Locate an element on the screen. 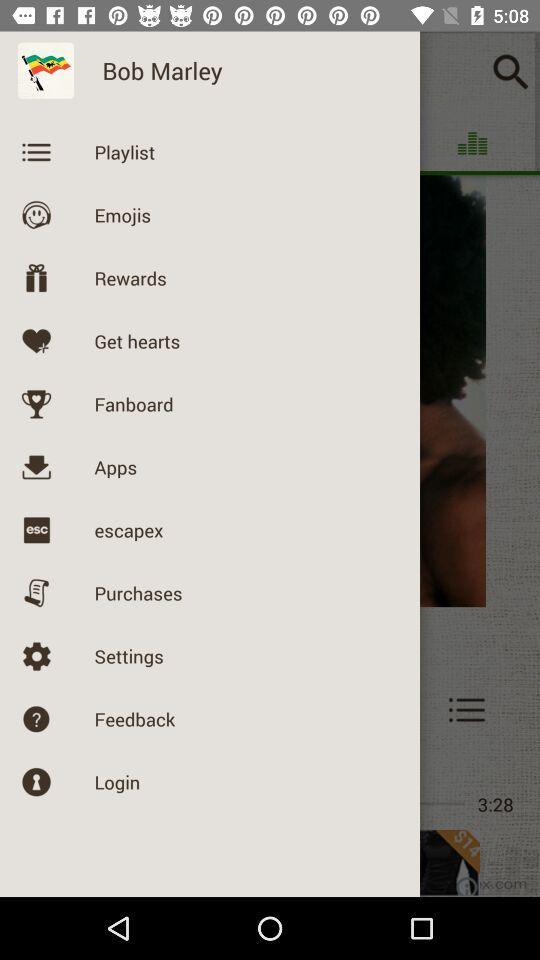 This screenshot has width=540, height=960. the menu icon on the right beside feedback button is located at coordinates (468, 709).